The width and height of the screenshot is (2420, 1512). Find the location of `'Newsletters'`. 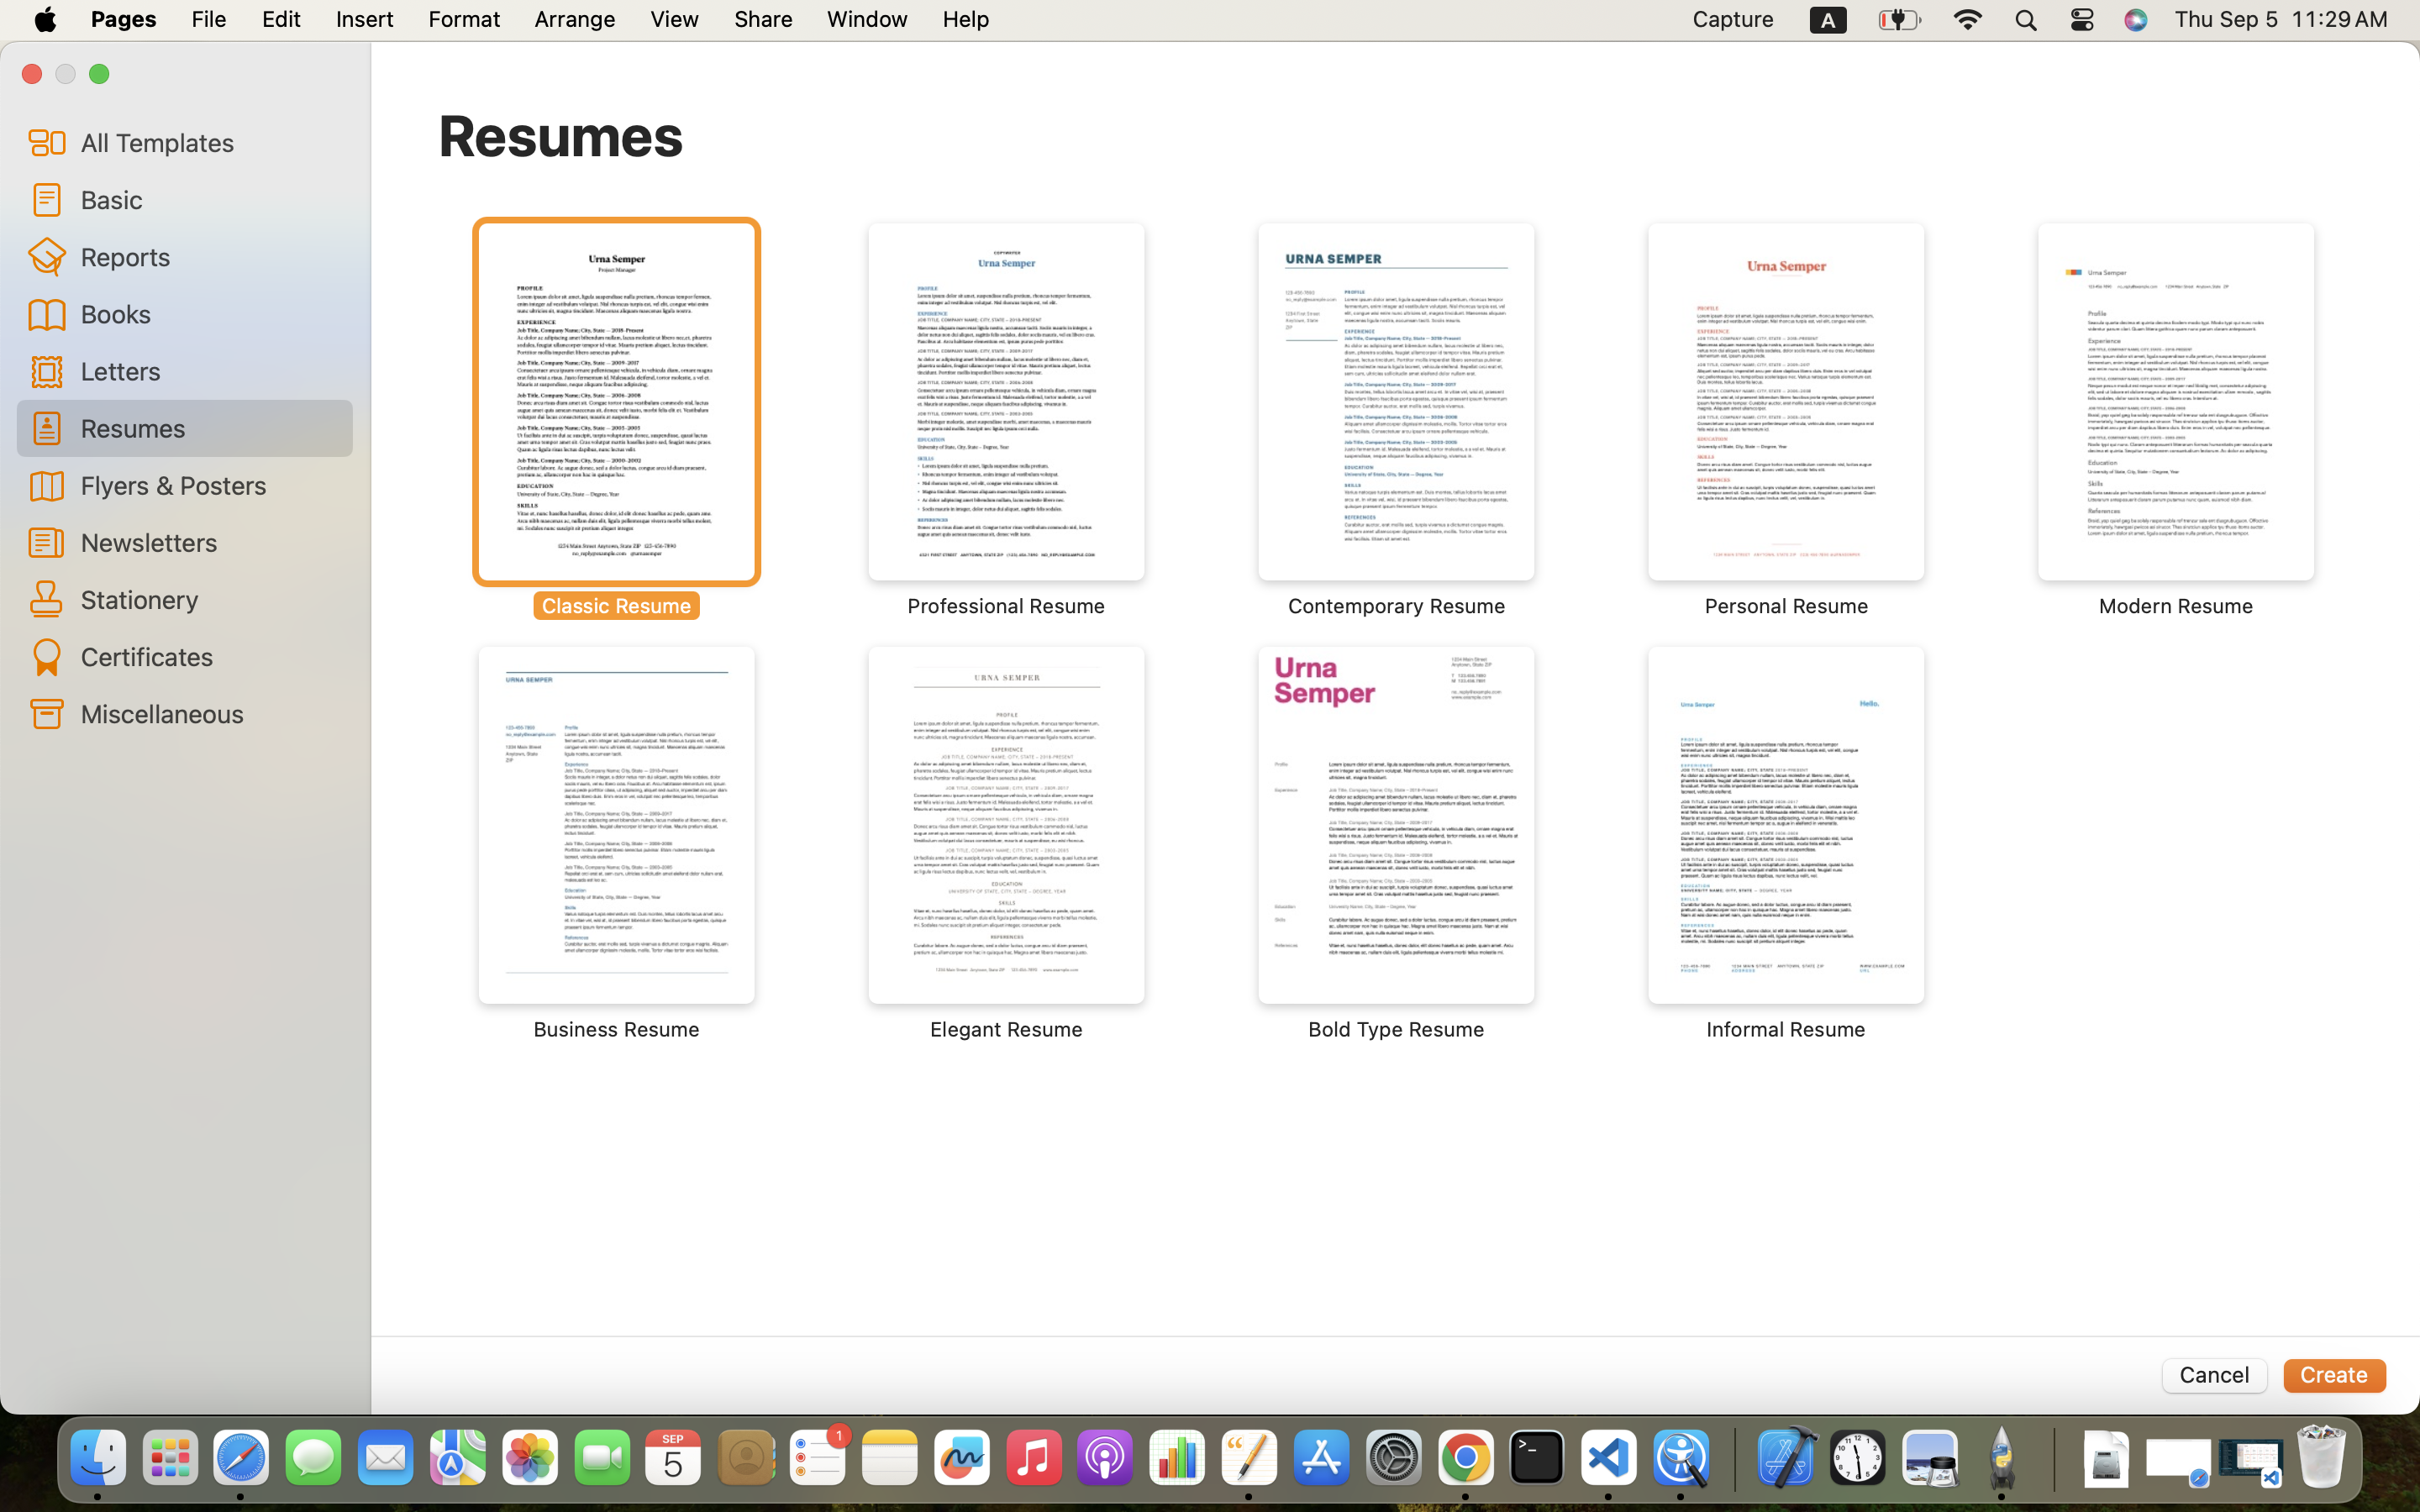

'Newsletters' is located at coordinates (208, 540).